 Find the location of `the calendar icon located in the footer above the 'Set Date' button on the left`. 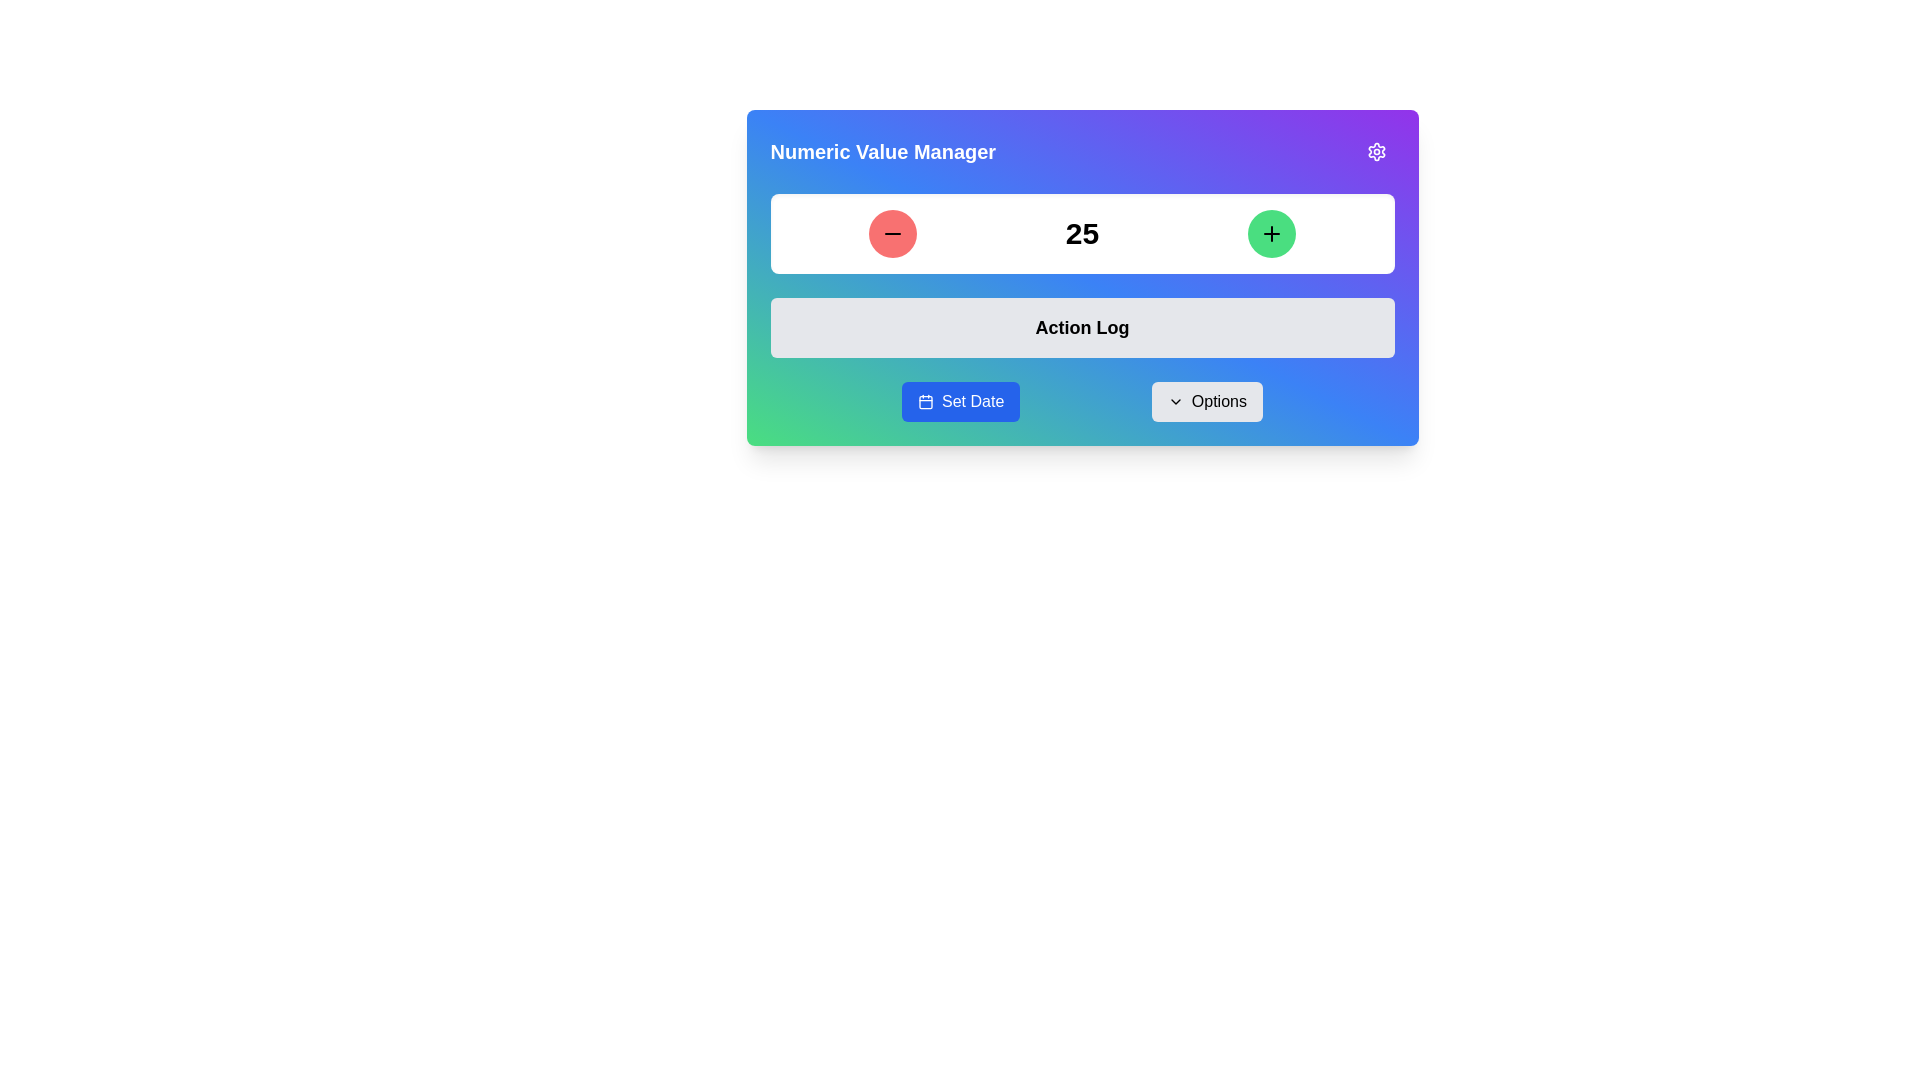

the calendar icon located in the footer above the 'Set Date' button on the left is located at coordinates (925, 402).